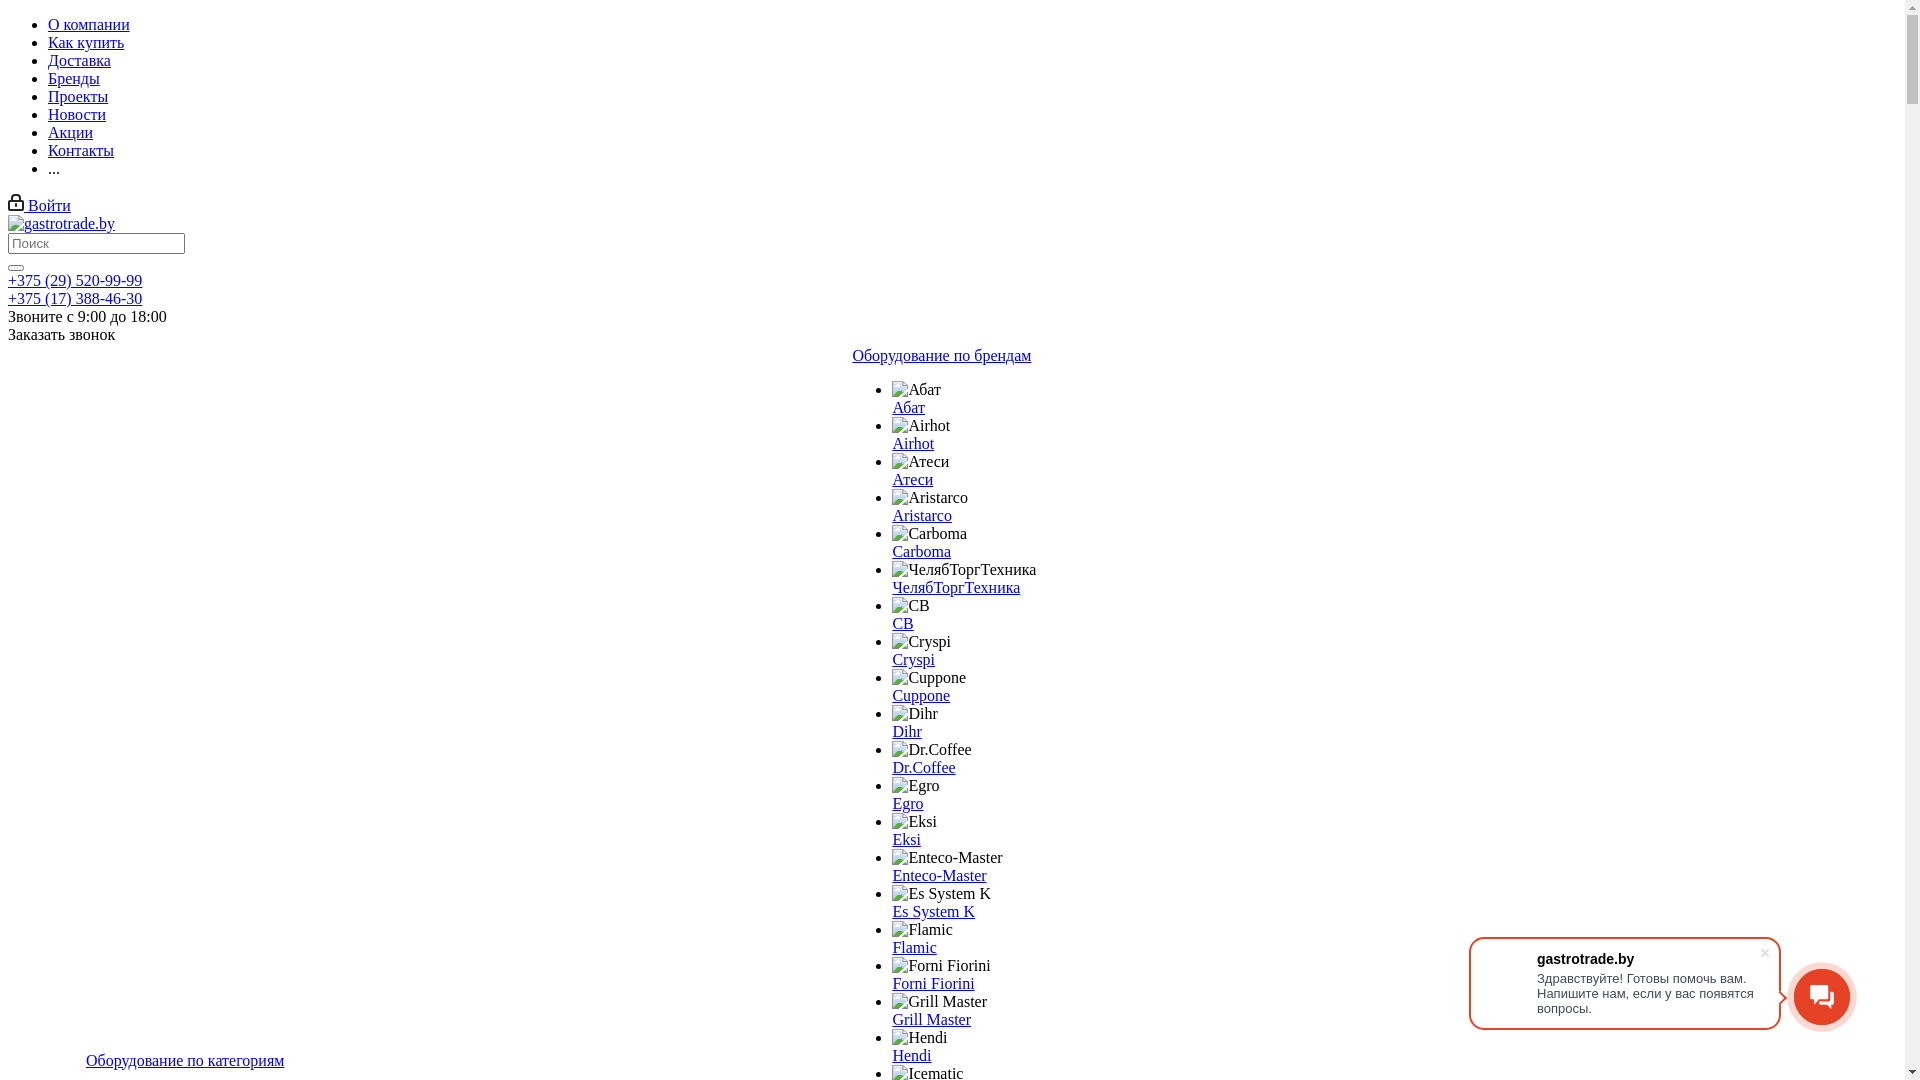 This screenshot has height=1080, width=1920. Describe the element at coordinates (928, 532) in the screenshot. I see `'Carboma'` at that location.